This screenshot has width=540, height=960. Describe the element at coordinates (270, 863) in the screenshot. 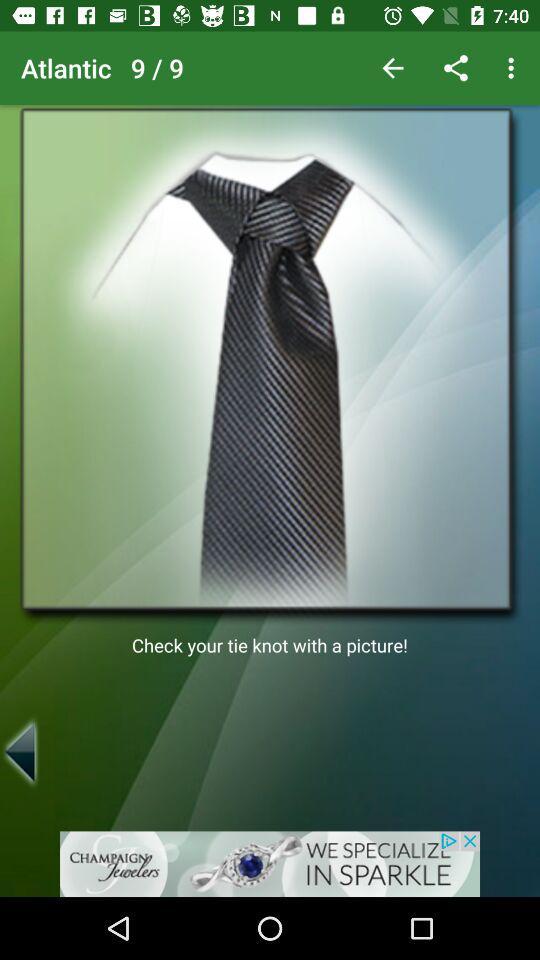

I see `open advertisement` at that location.